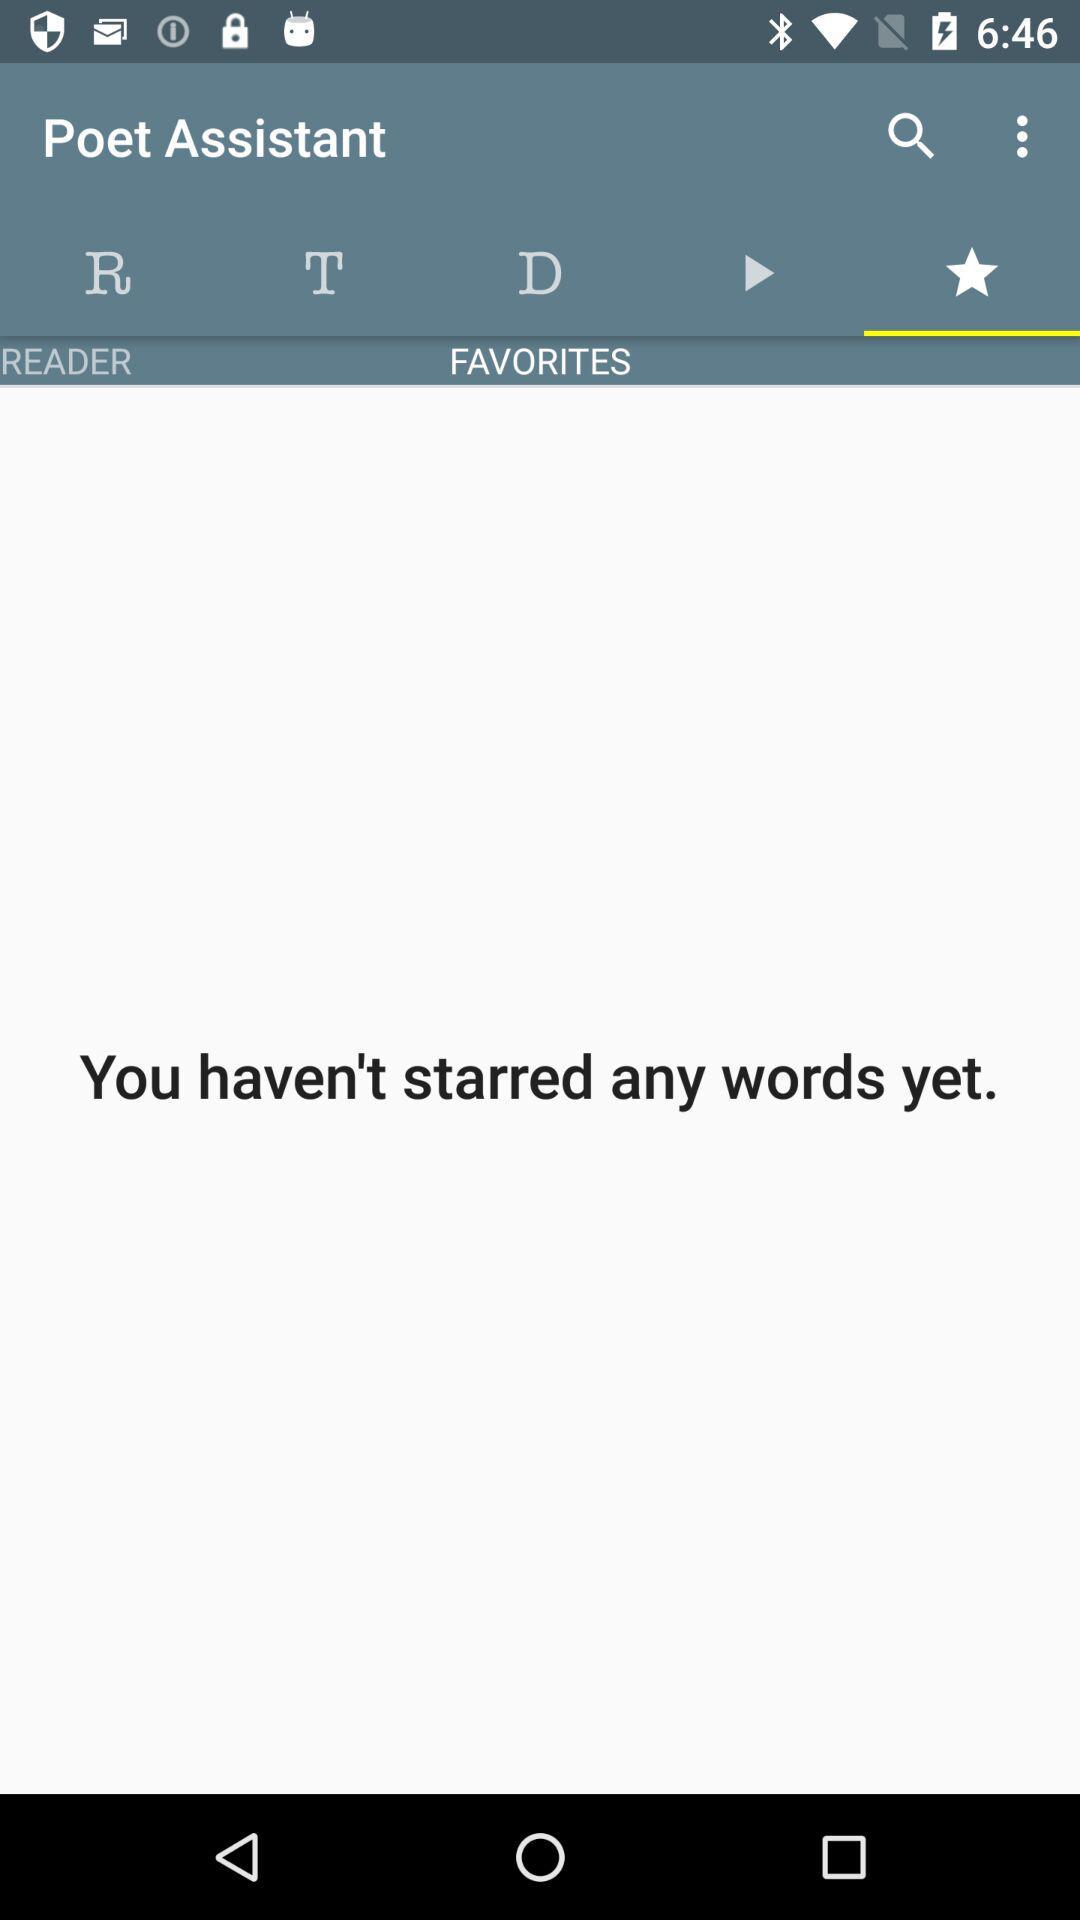  What do you see at coordinates (911, 136) in the screenshot?
I see `search icon in top right corner` at bounding box center [911, 136].